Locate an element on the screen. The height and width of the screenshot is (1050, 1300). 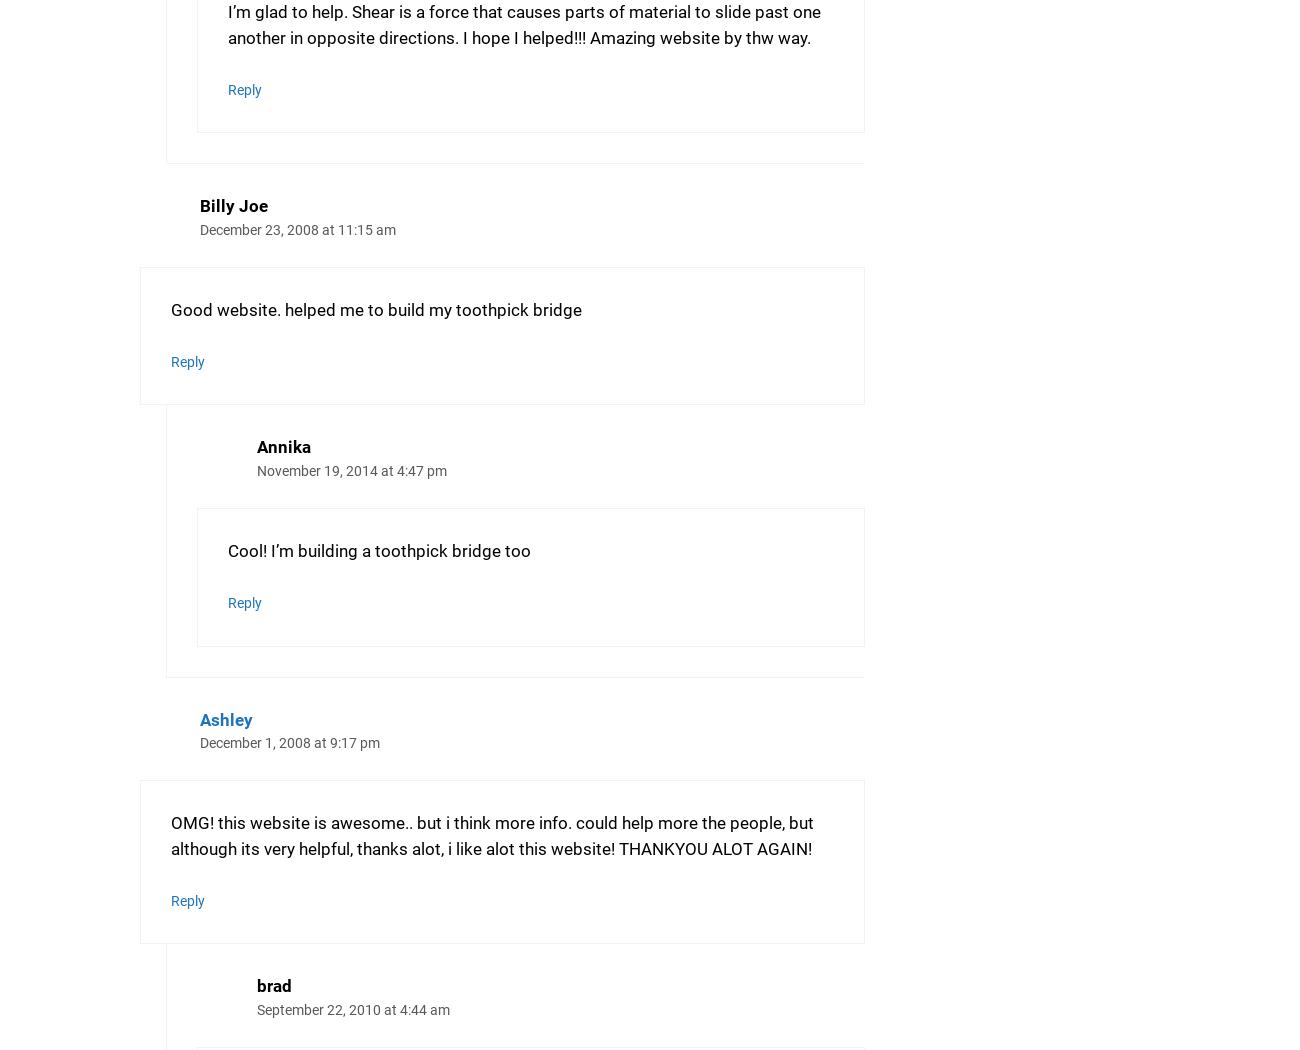
'Ashley' is located at coordinates (199, 718).